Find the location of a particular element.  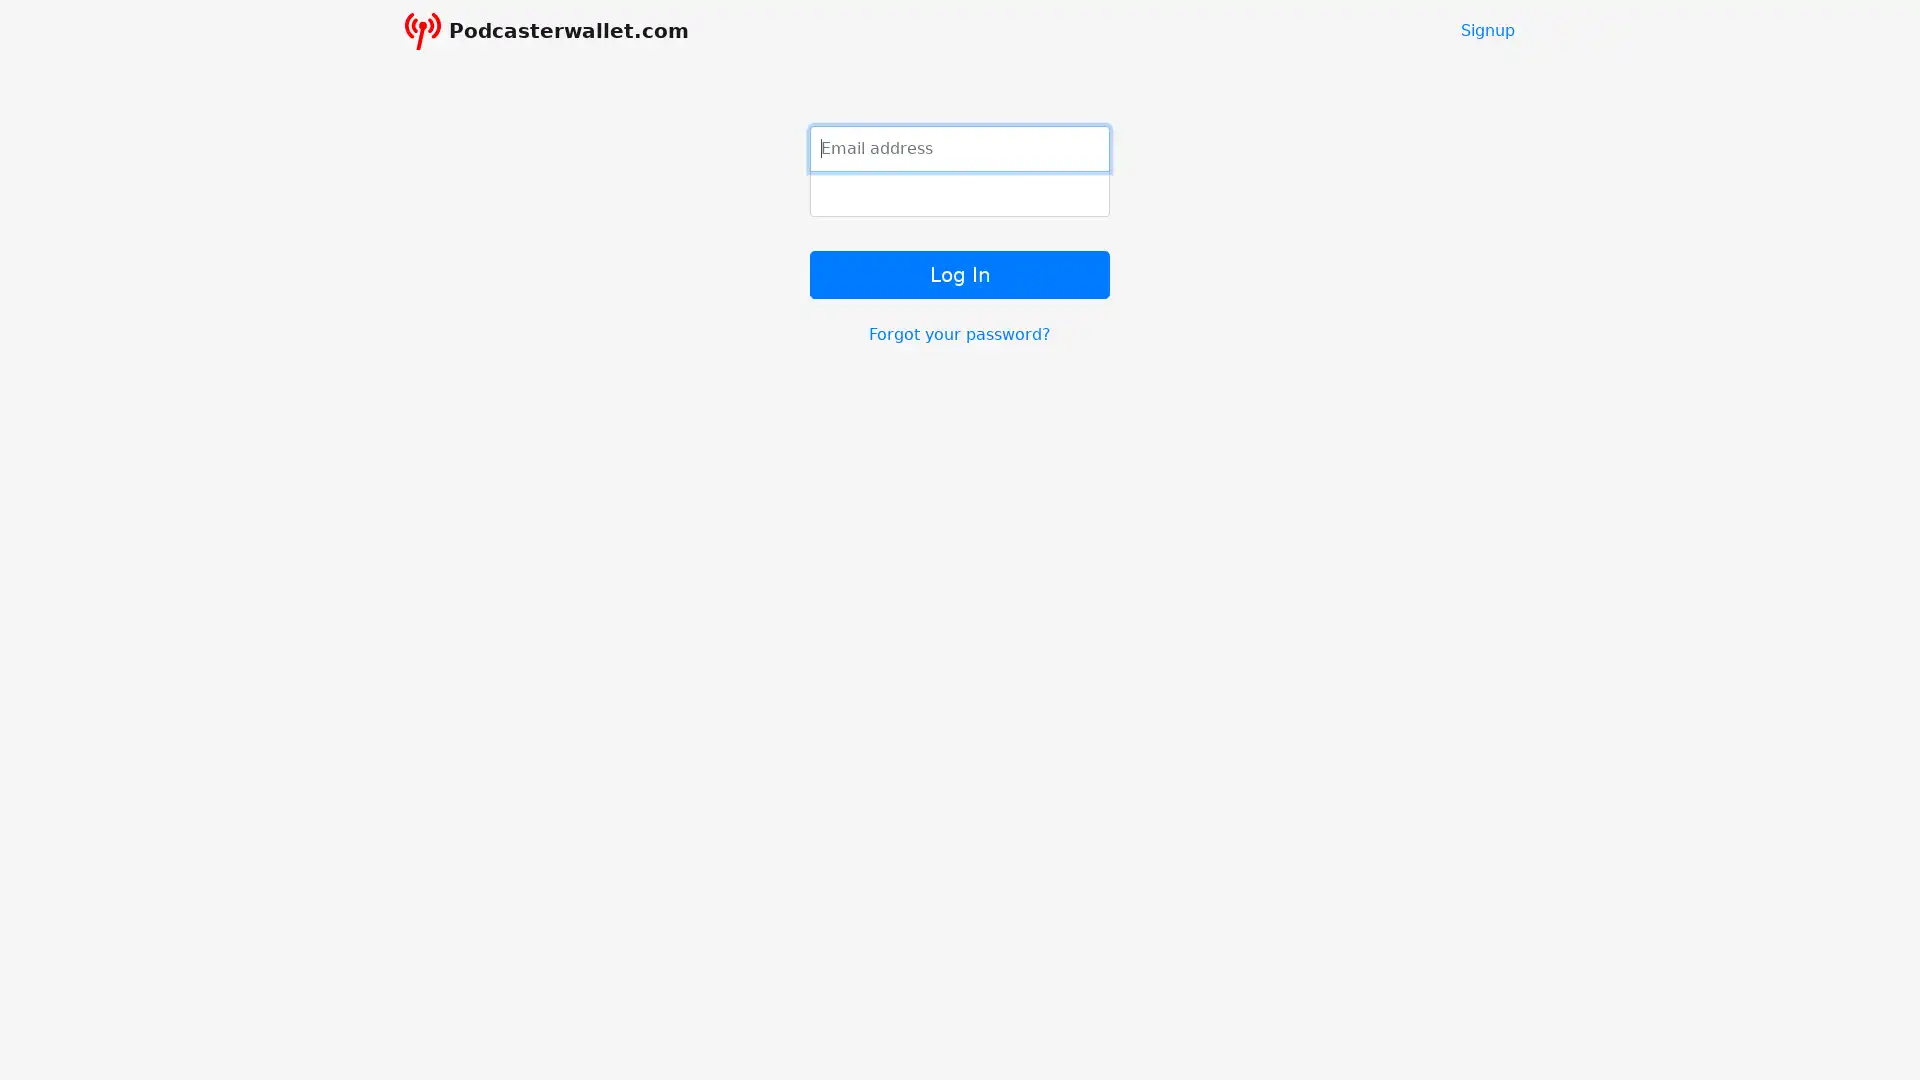

Log In is located at coordinates (960, 273).